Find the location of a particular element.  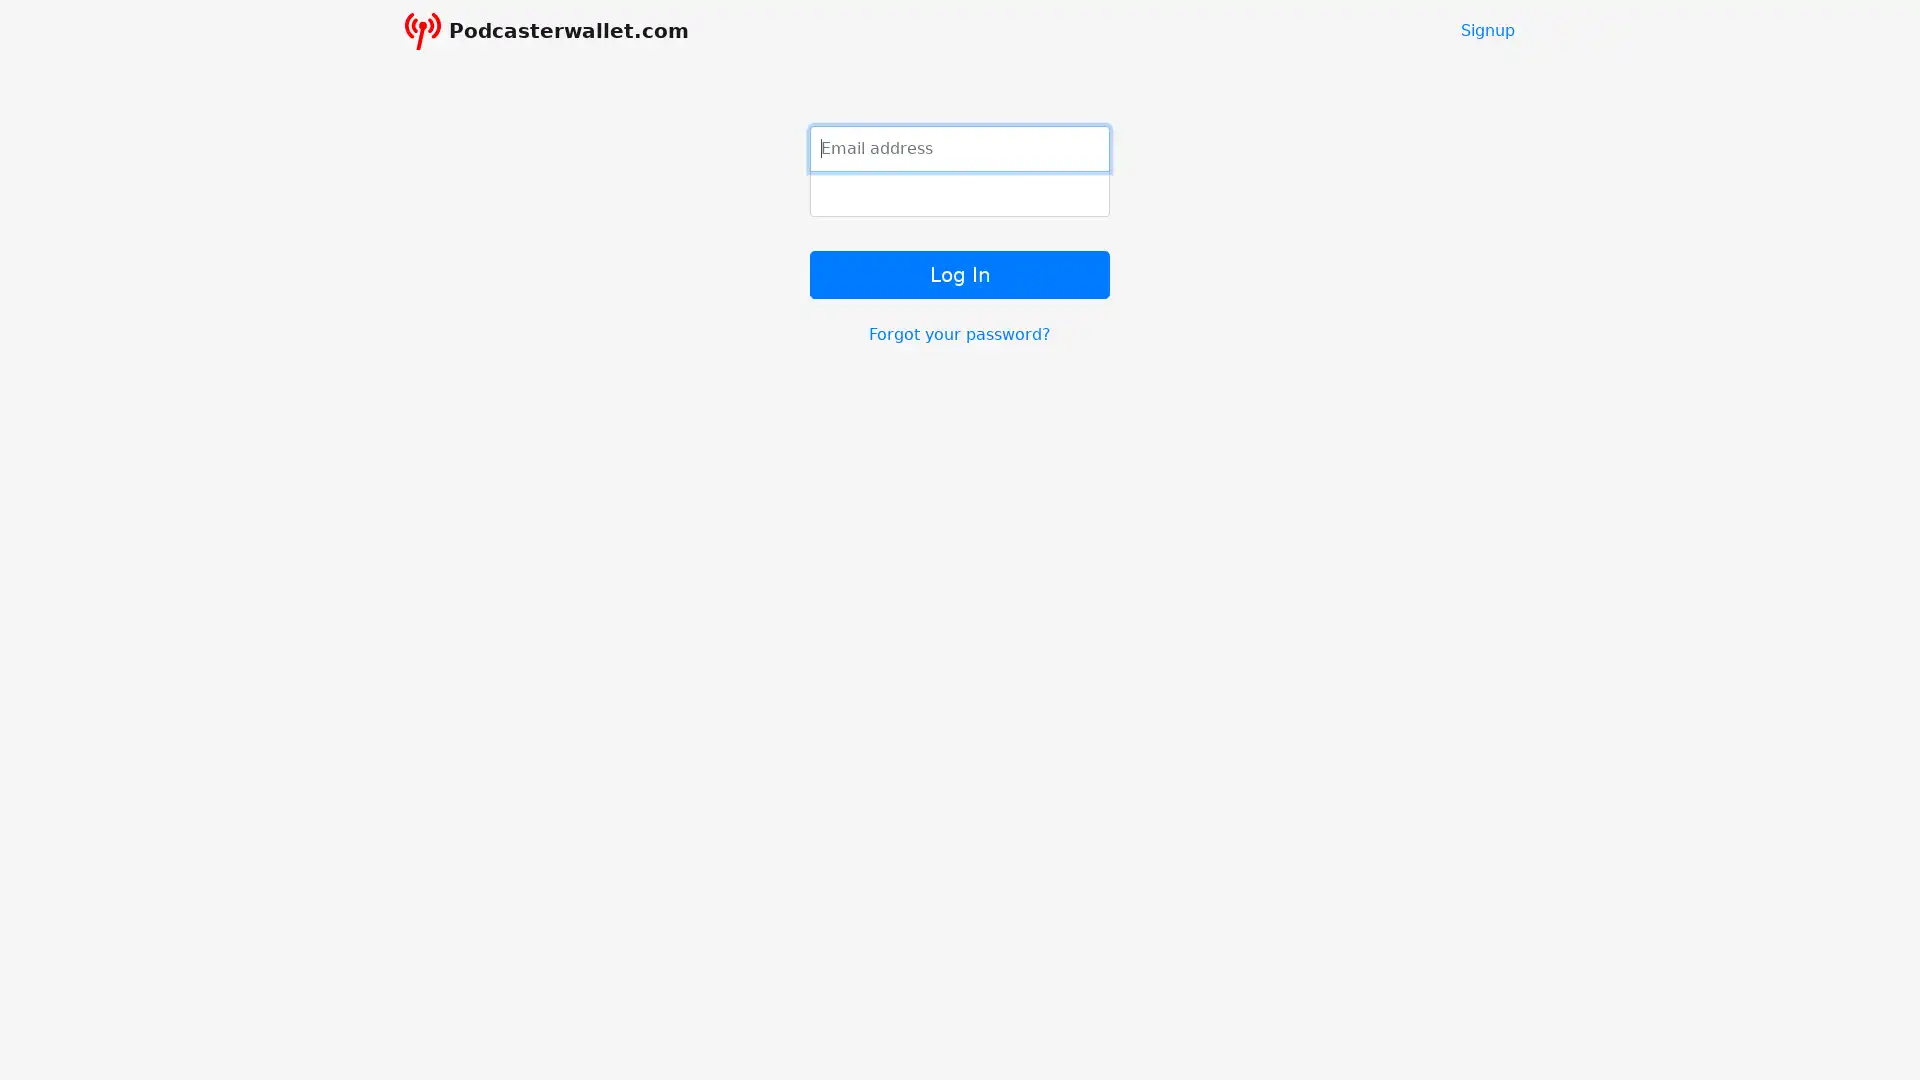

Log In is located at coordinates (960, 273).